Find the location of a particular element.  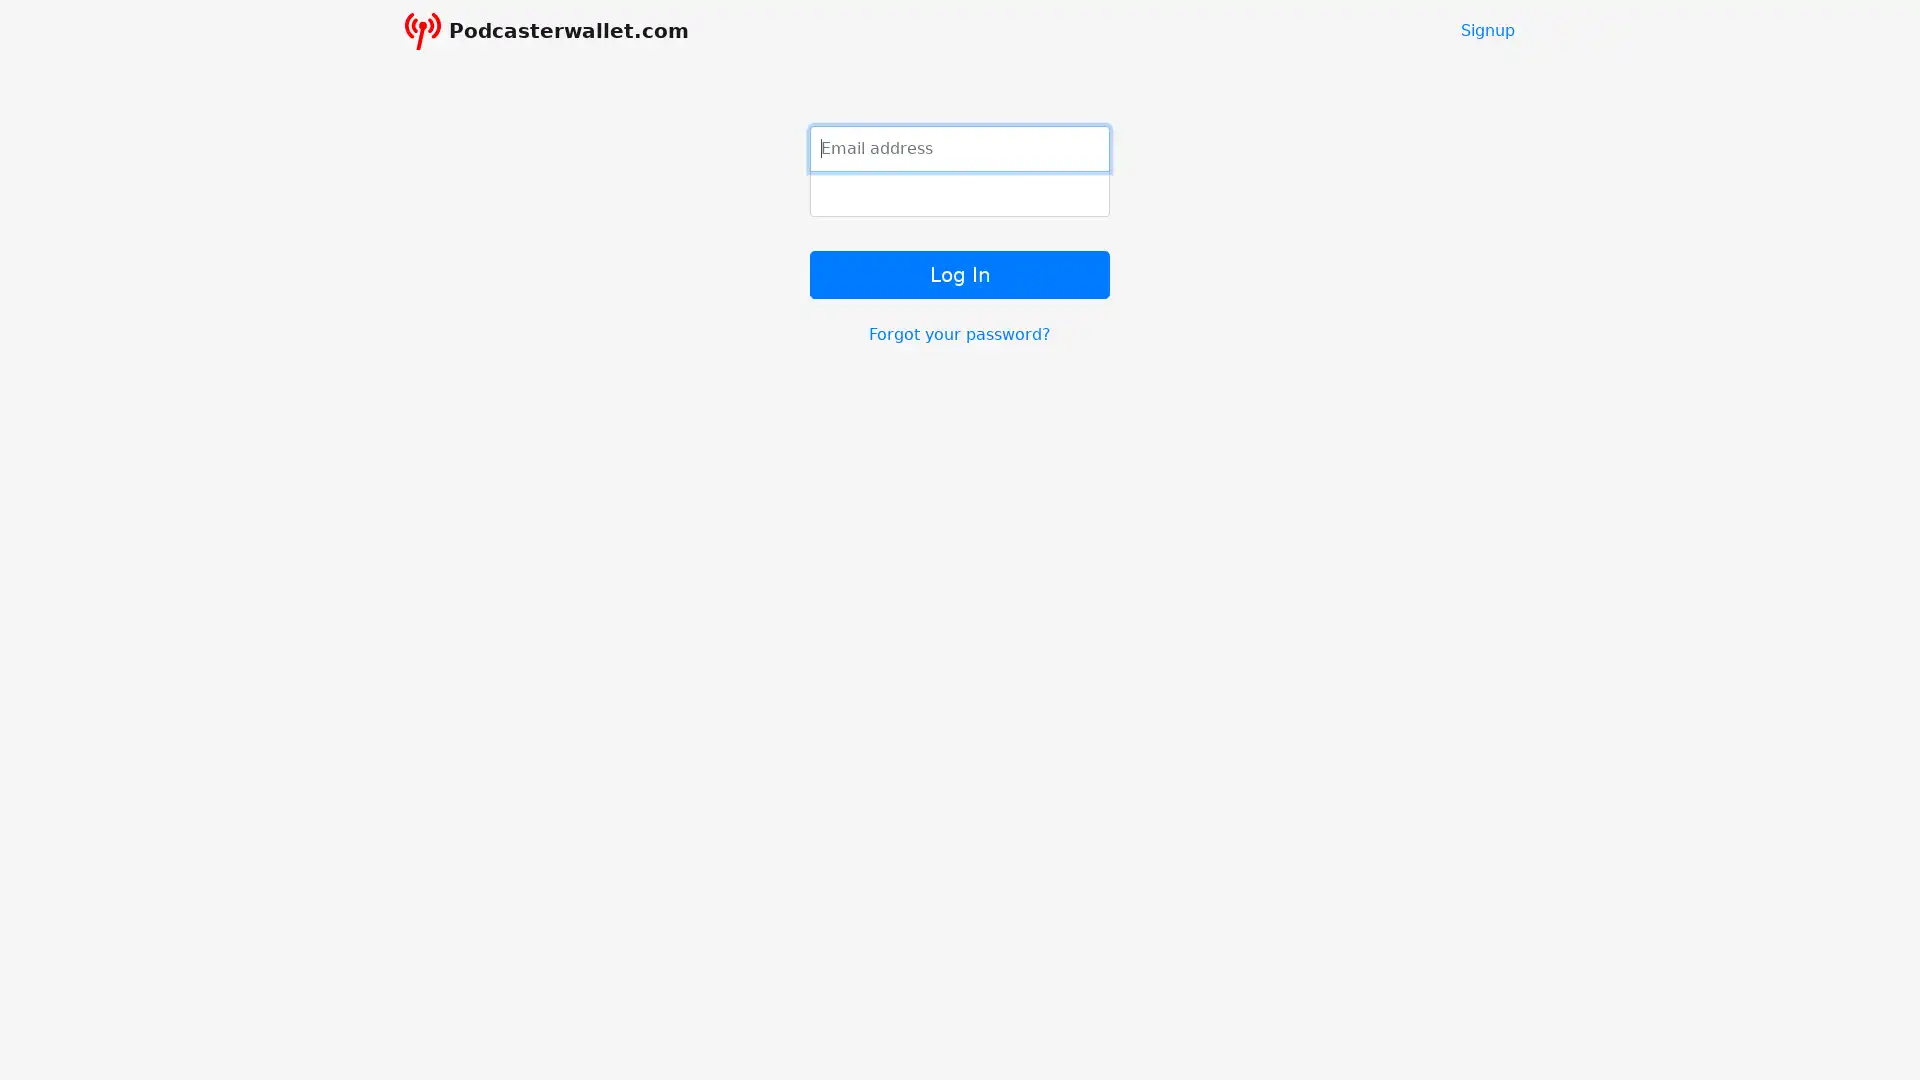

Log In is located at coordinates (960, 273).